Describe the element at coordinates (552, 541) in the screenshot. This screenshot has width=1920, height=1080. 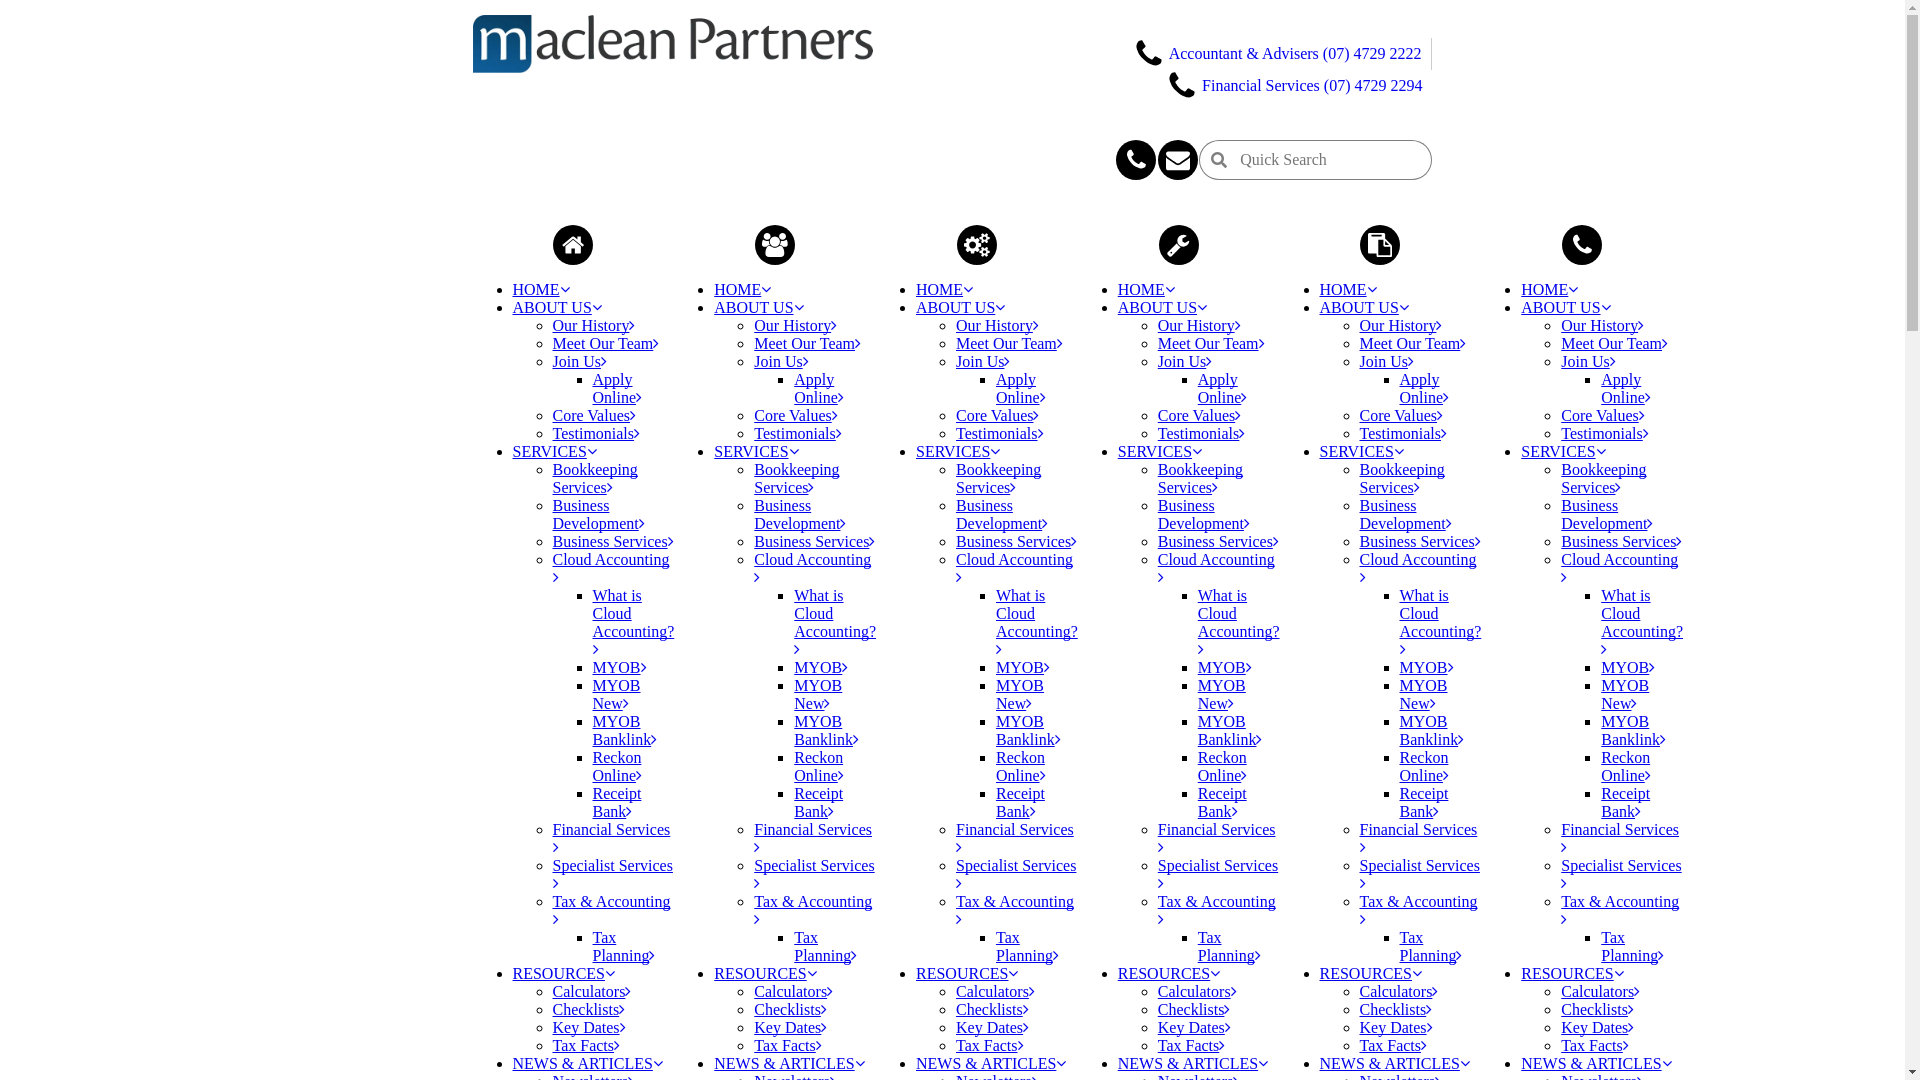
I see `'Business Services'` at that location.